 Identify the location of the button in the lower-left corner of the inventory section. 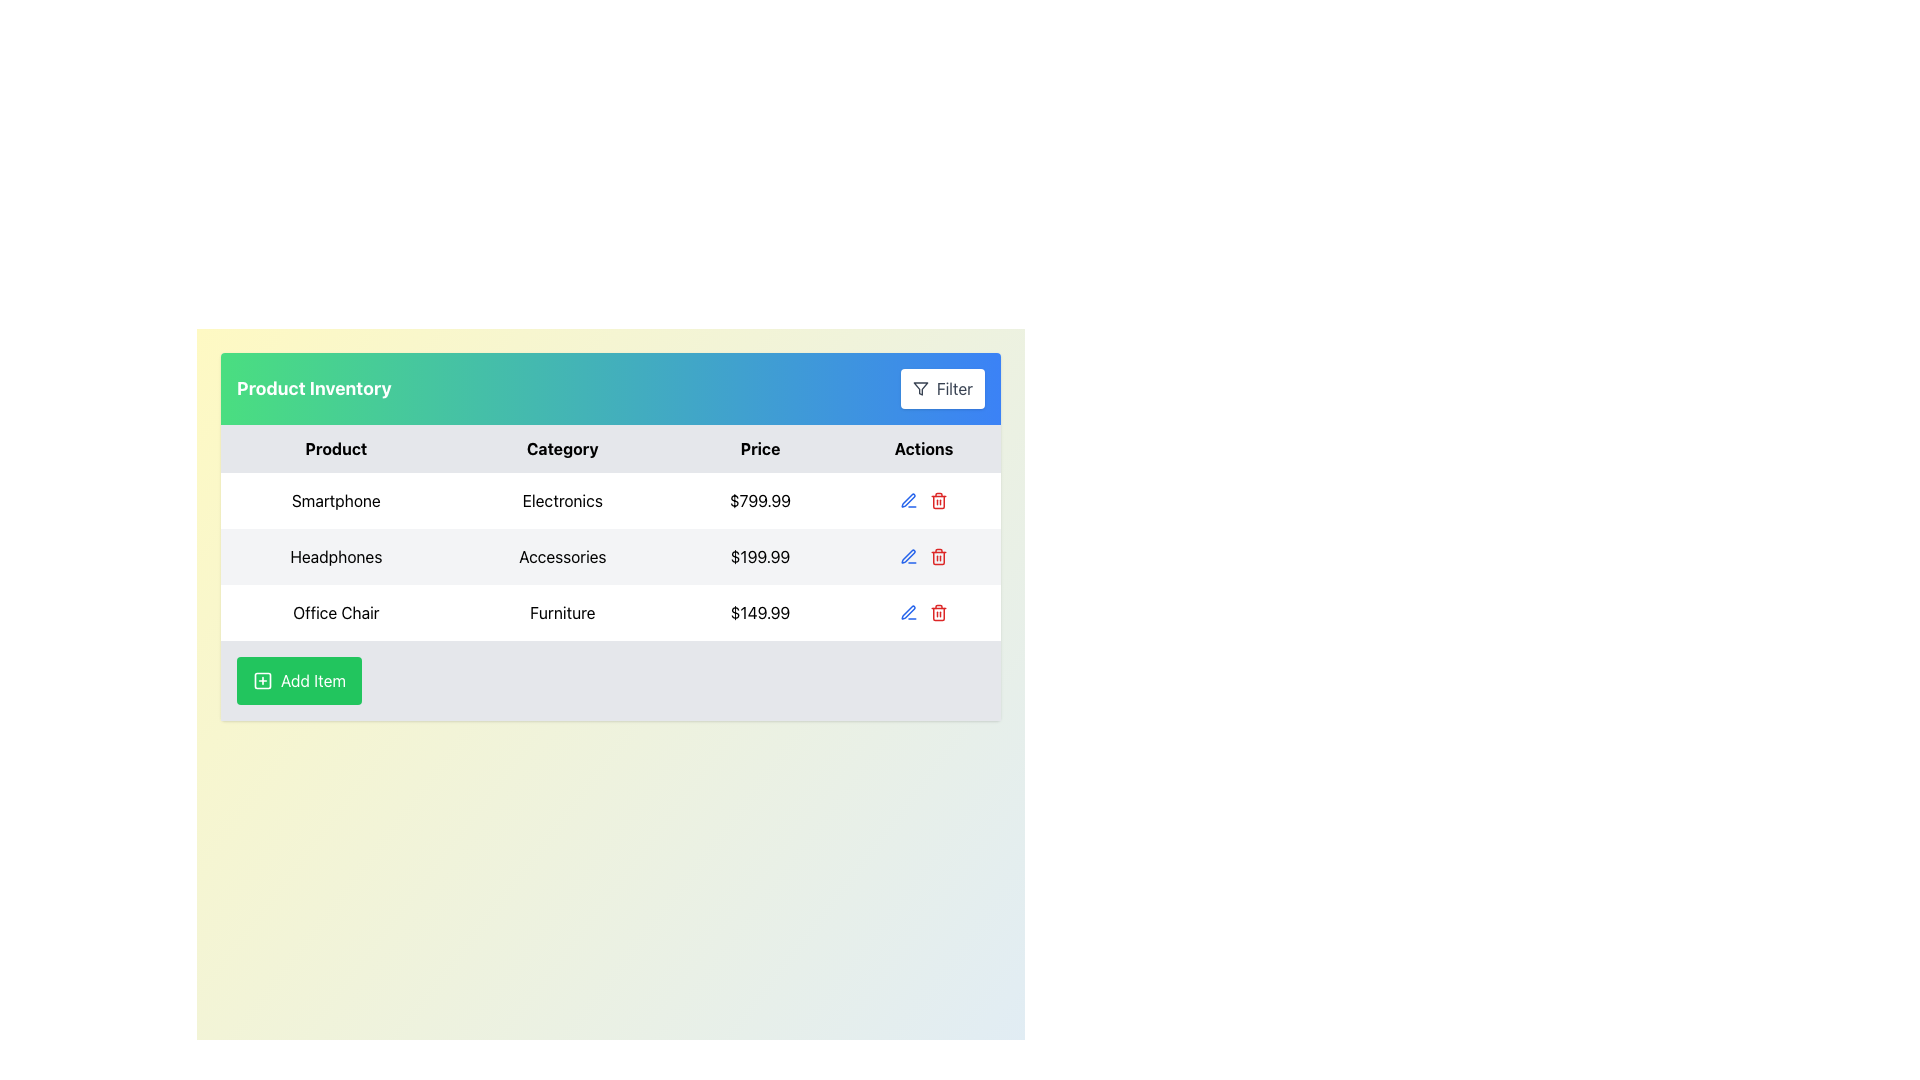
(298, 680).